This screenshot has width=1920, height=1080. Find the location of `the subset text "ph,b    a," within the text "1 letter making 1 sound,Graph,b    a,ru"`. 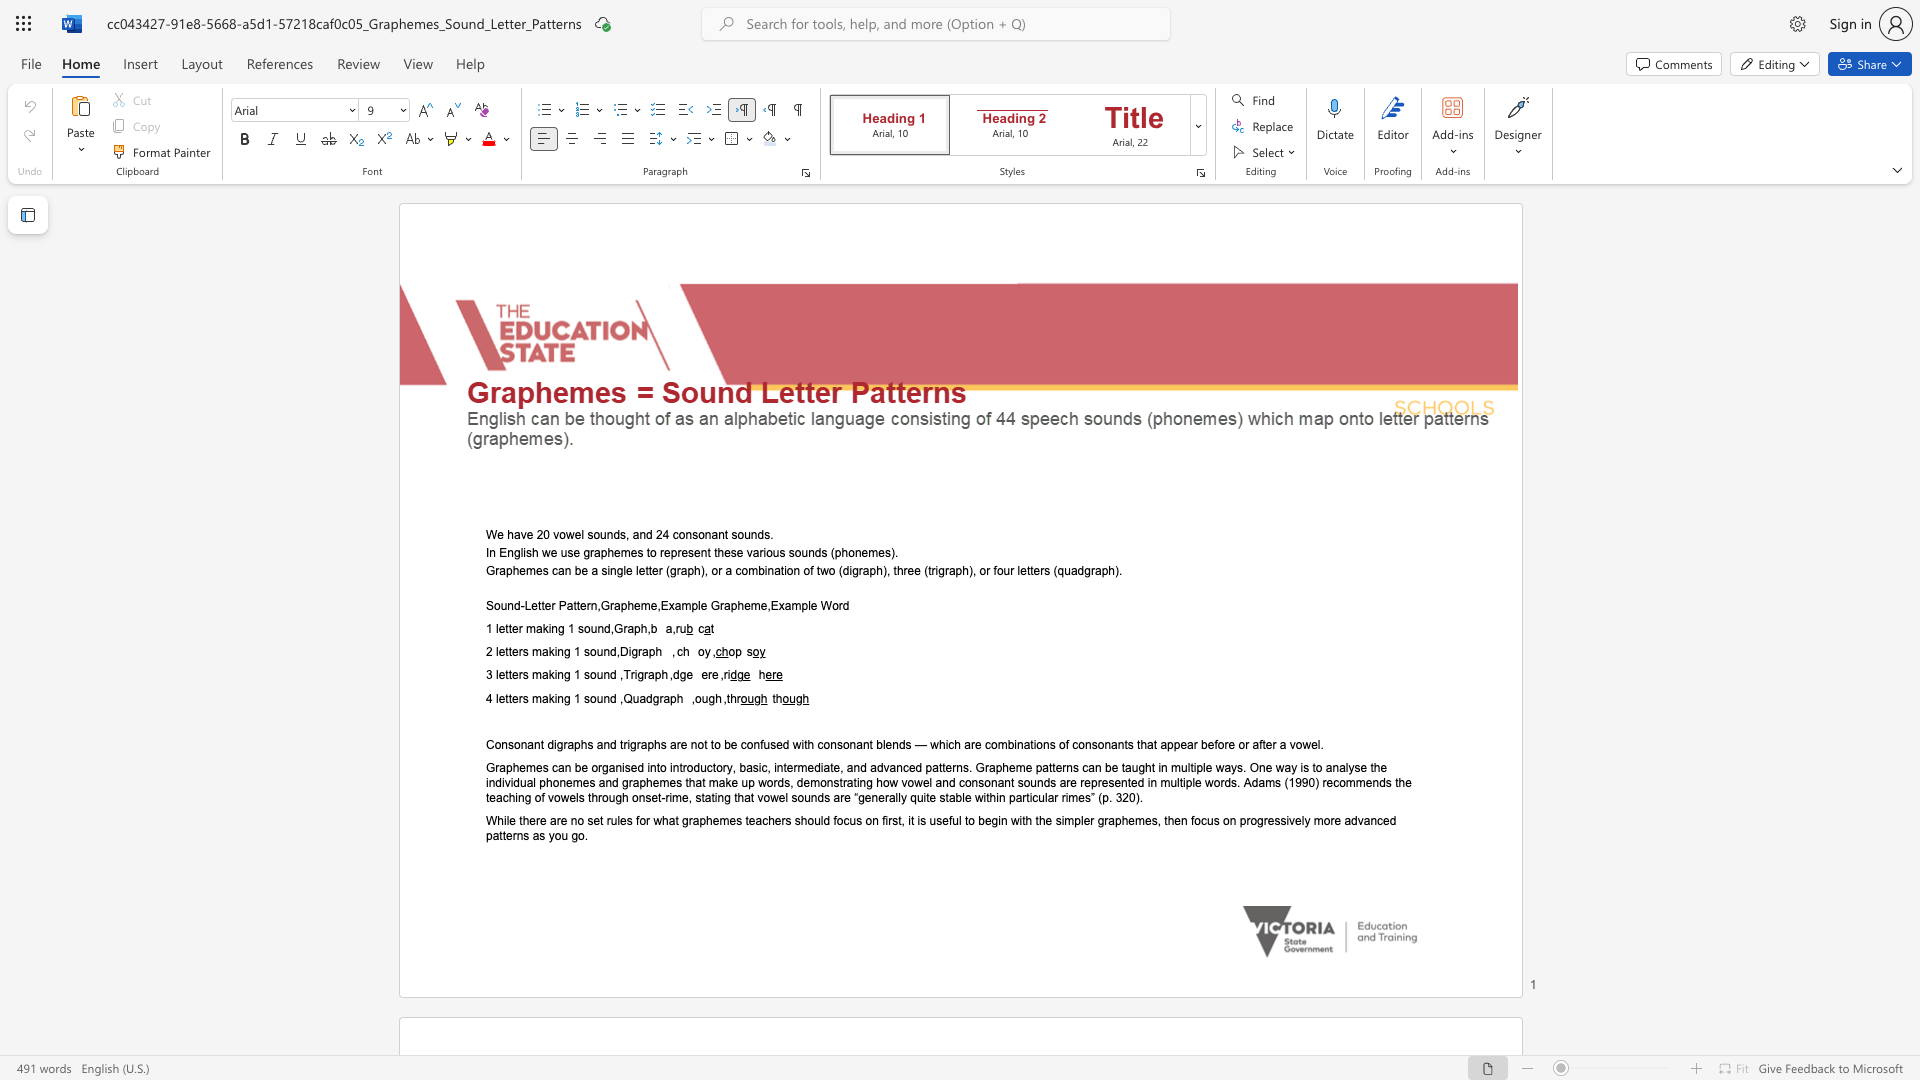

the subset text "ph,b    a," within the text "1 letter making 1 sound,Graph,b    a,ru" is located at coordinates (632, 628).